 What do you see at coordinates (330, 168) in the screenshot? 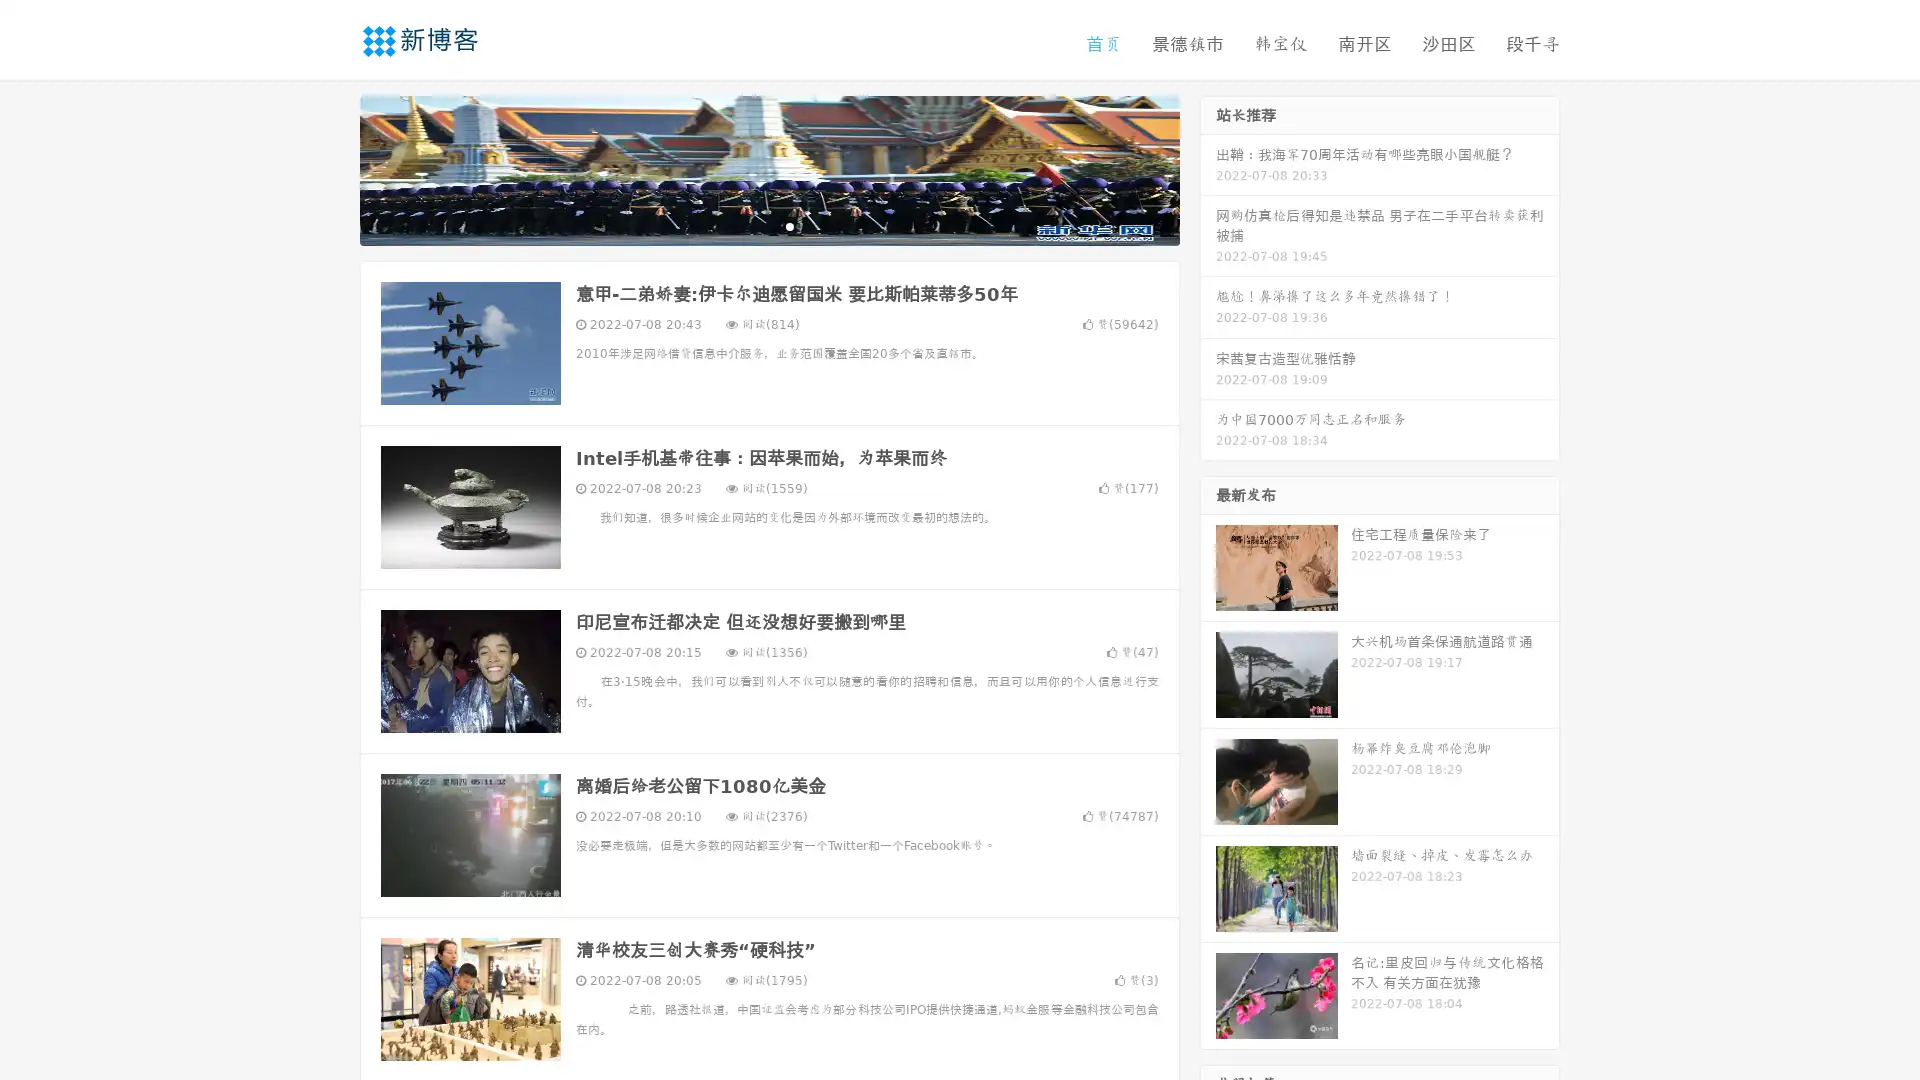
I see `Previous slide` at bounding box center [330, 168].